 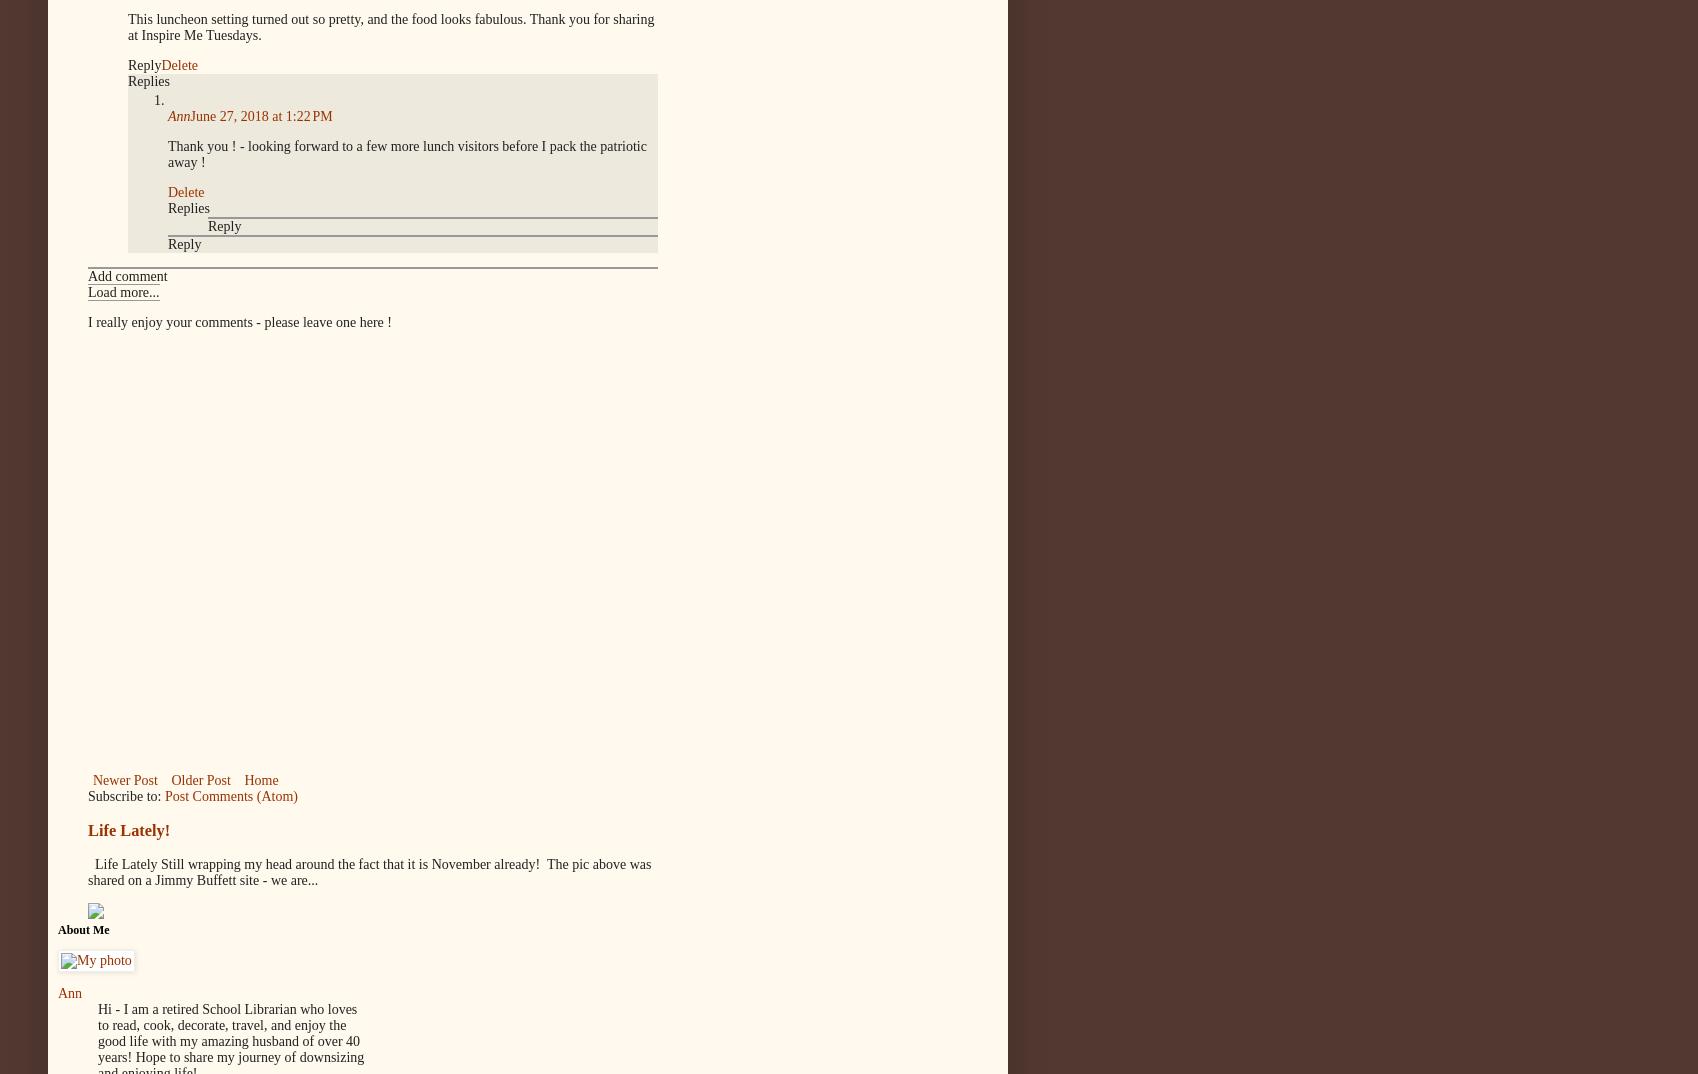 What do you see at coordinates (369, 871) in the screenshot?
I see `'Life Lately Still wrapping my head around the fact that it is November already!  The pic above was shared on a Jimmy Buffett site - we are...'` at bounding box center [369, 871].